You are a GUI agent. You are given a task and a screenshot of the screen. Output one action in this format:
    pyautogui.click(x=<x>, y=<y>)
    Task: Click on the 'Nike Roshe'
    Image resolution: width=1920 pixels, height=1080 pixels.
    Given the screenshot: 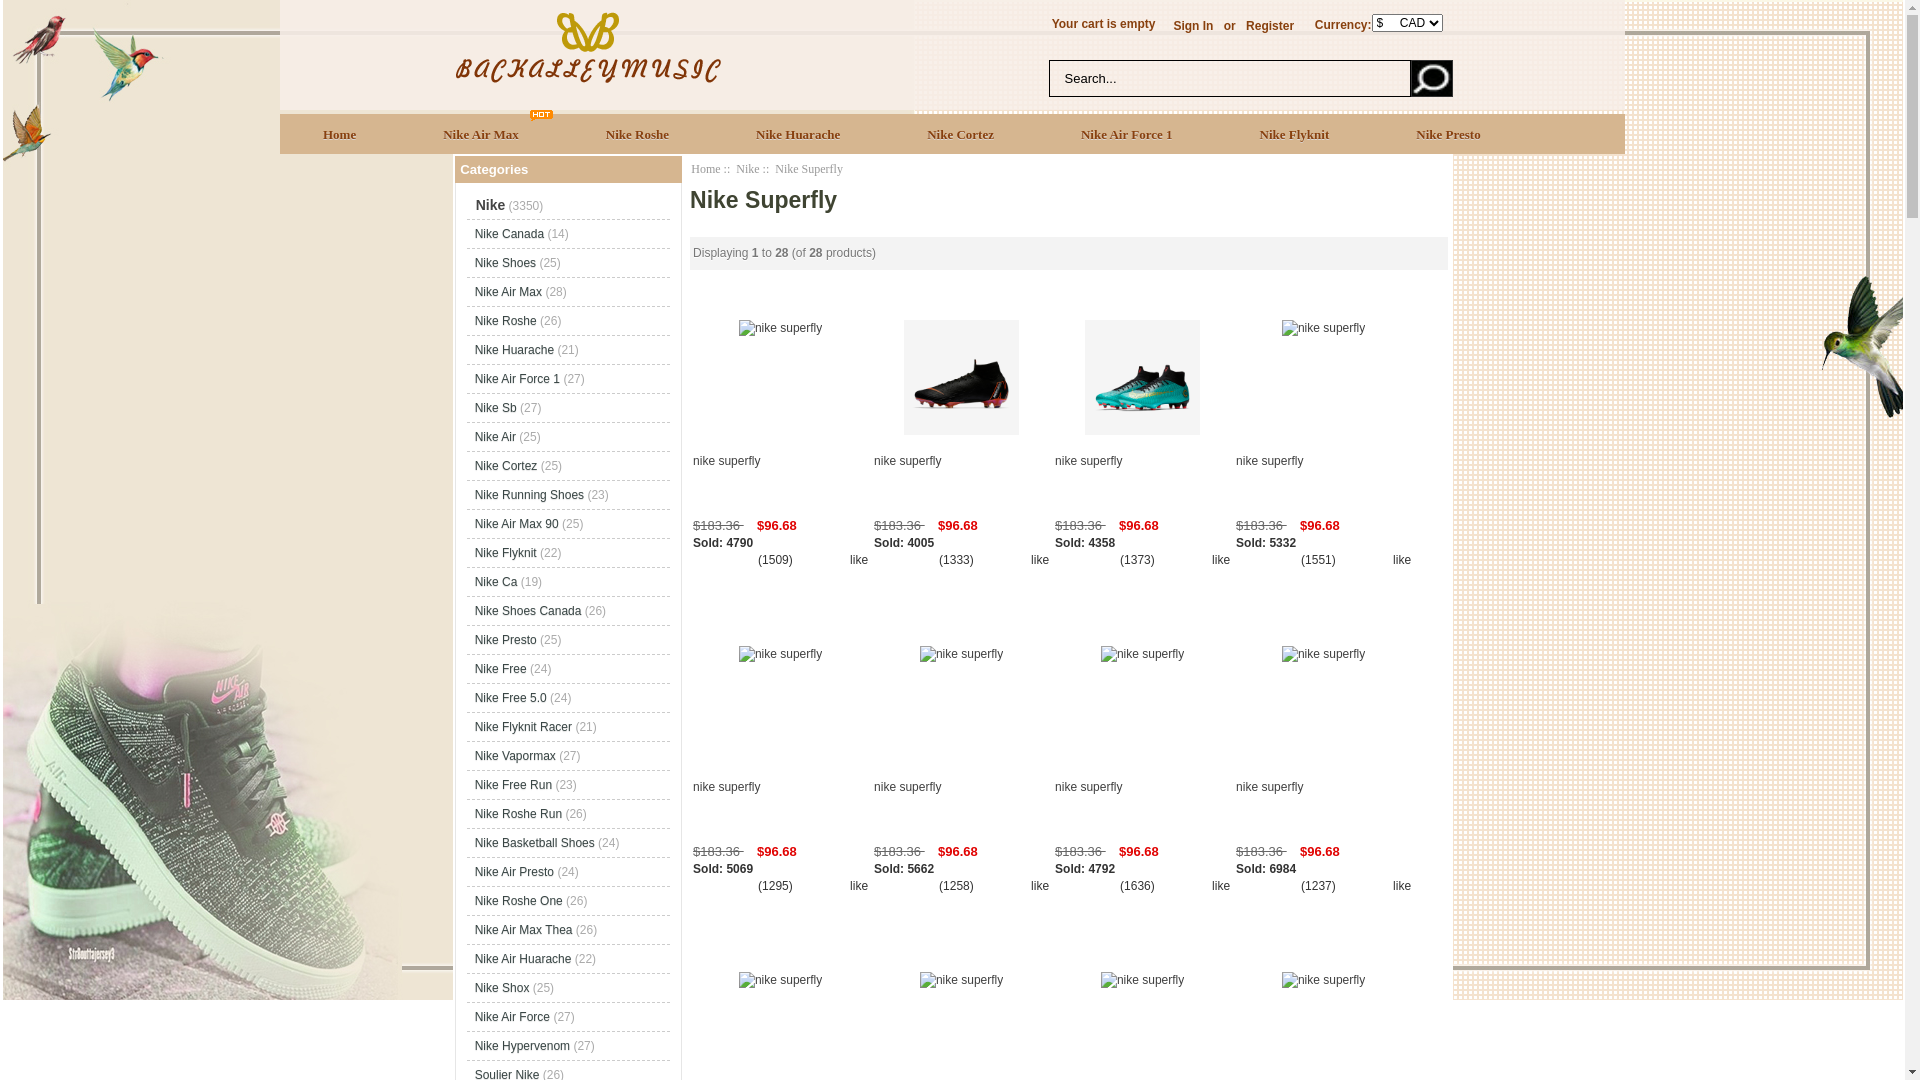 What is the action you would take?
    pyautogui.click(x=637, y=133)
    